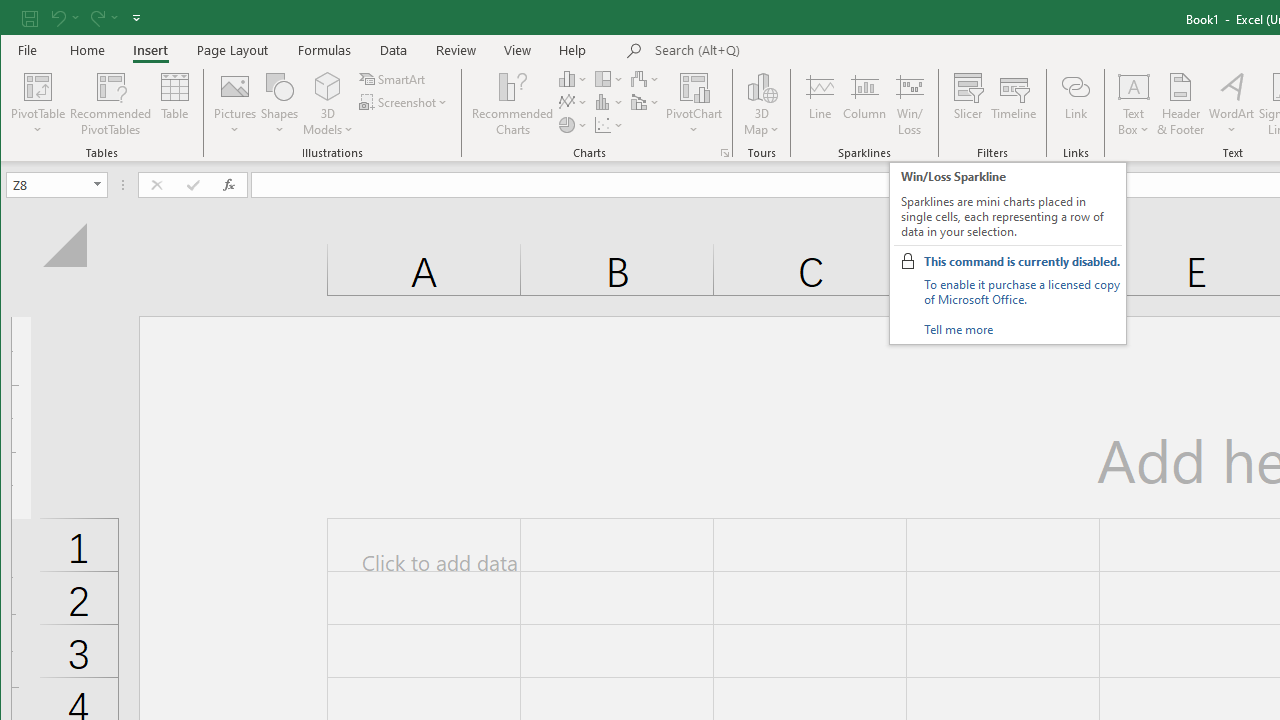 This screenshot has height=720, width=1280. What do you see at coordinates (572, 125) in the screenshot?
I see `'Insert Pie or Doughnut Chart'` at bounding box center [572, 125].